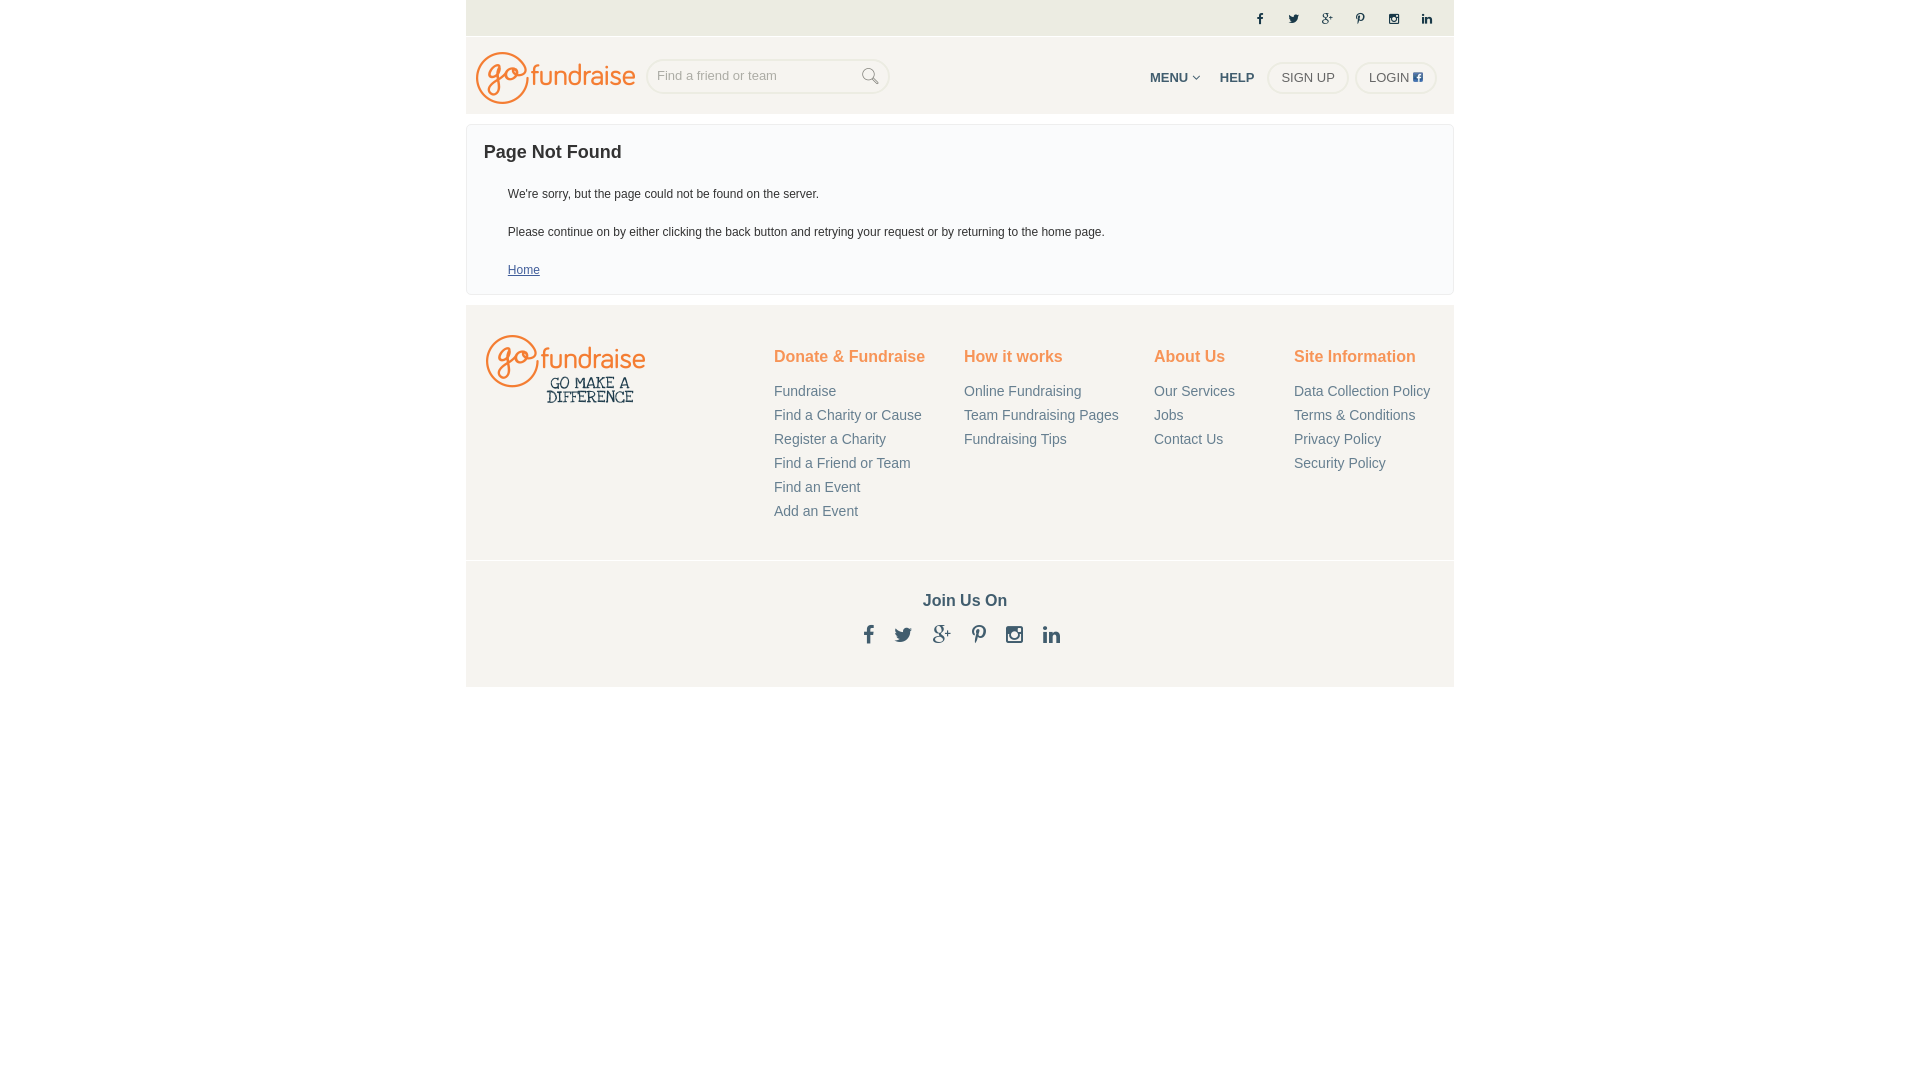 The width and height of the screenshot is (1920, 1080). Describe the element at coordinates (1372, 462) in the screenshot. I see `'Security Policy'` at that location.